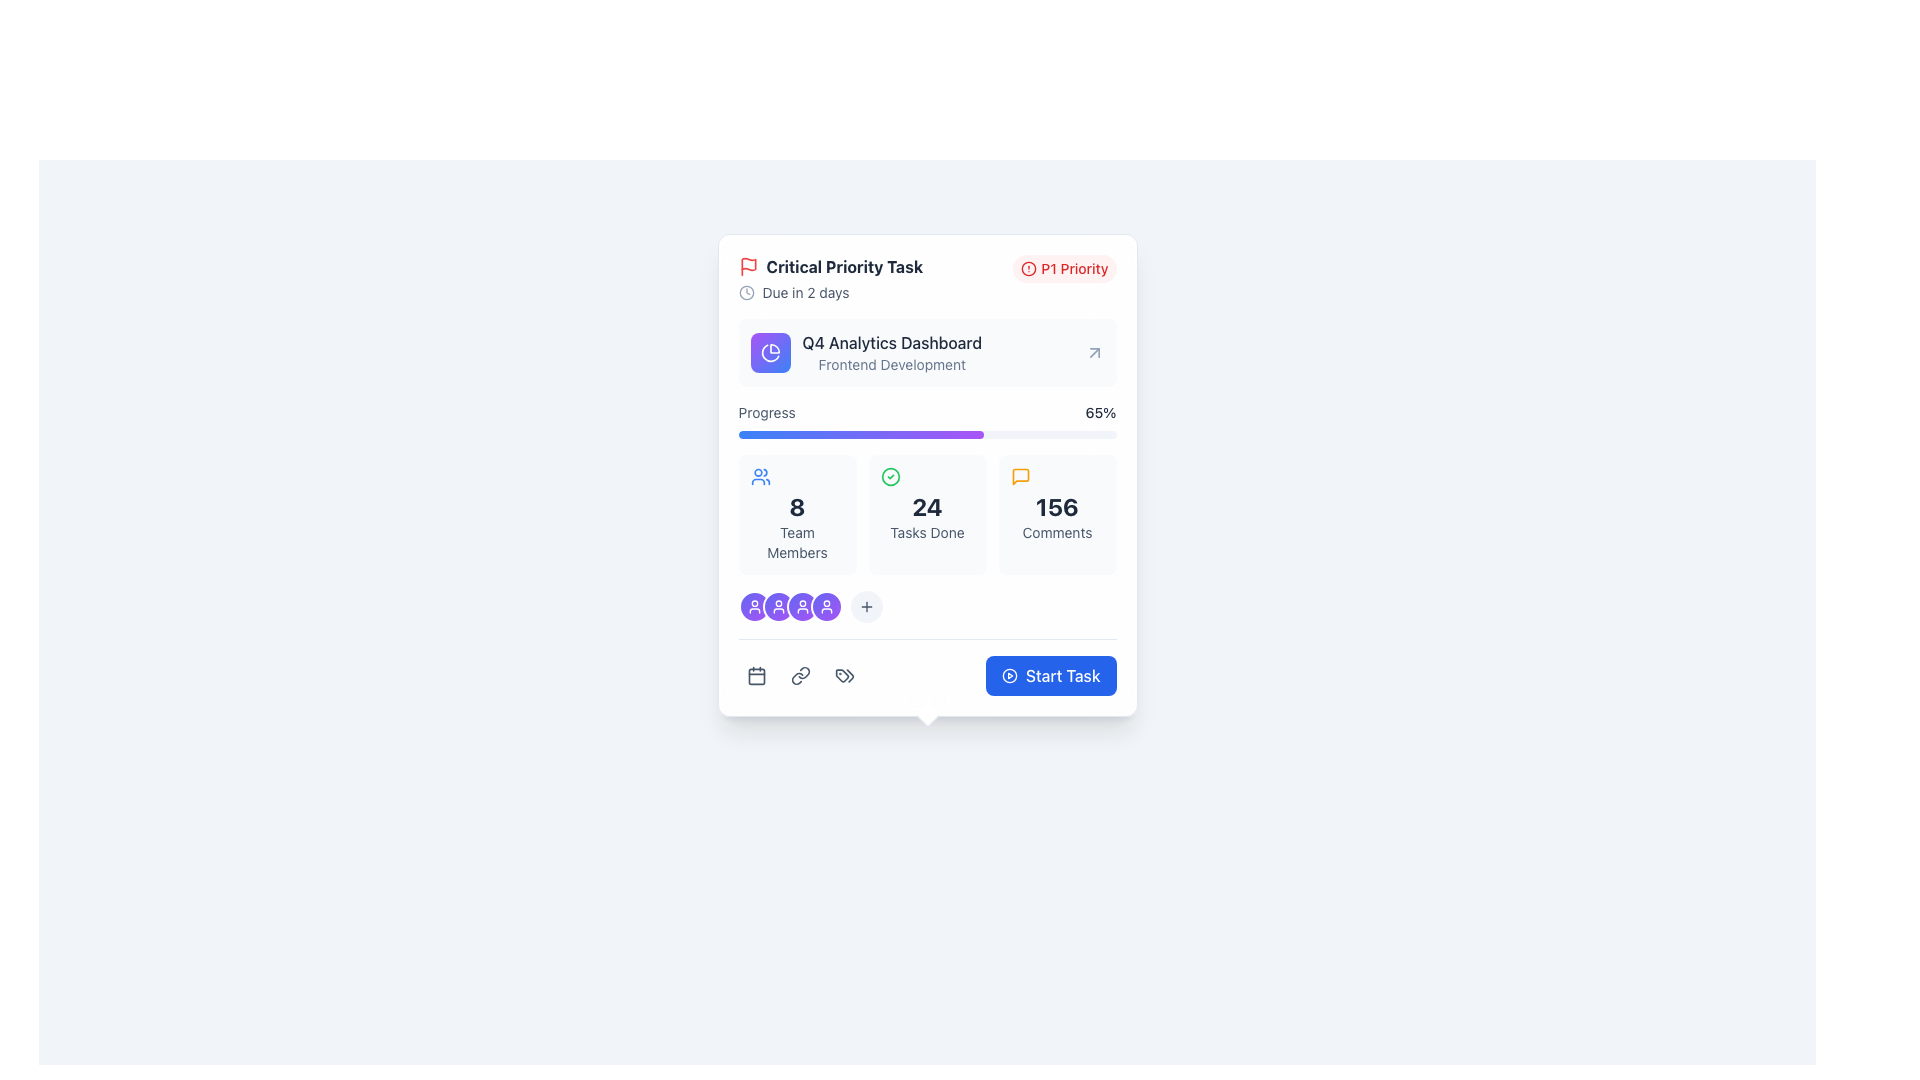 This screenshot has width=1920, height=1080. Describe the element at coordinates (1020, 477) in the screenshot. I see `the speech bubble icon located at the bottom of the task card` at that location.